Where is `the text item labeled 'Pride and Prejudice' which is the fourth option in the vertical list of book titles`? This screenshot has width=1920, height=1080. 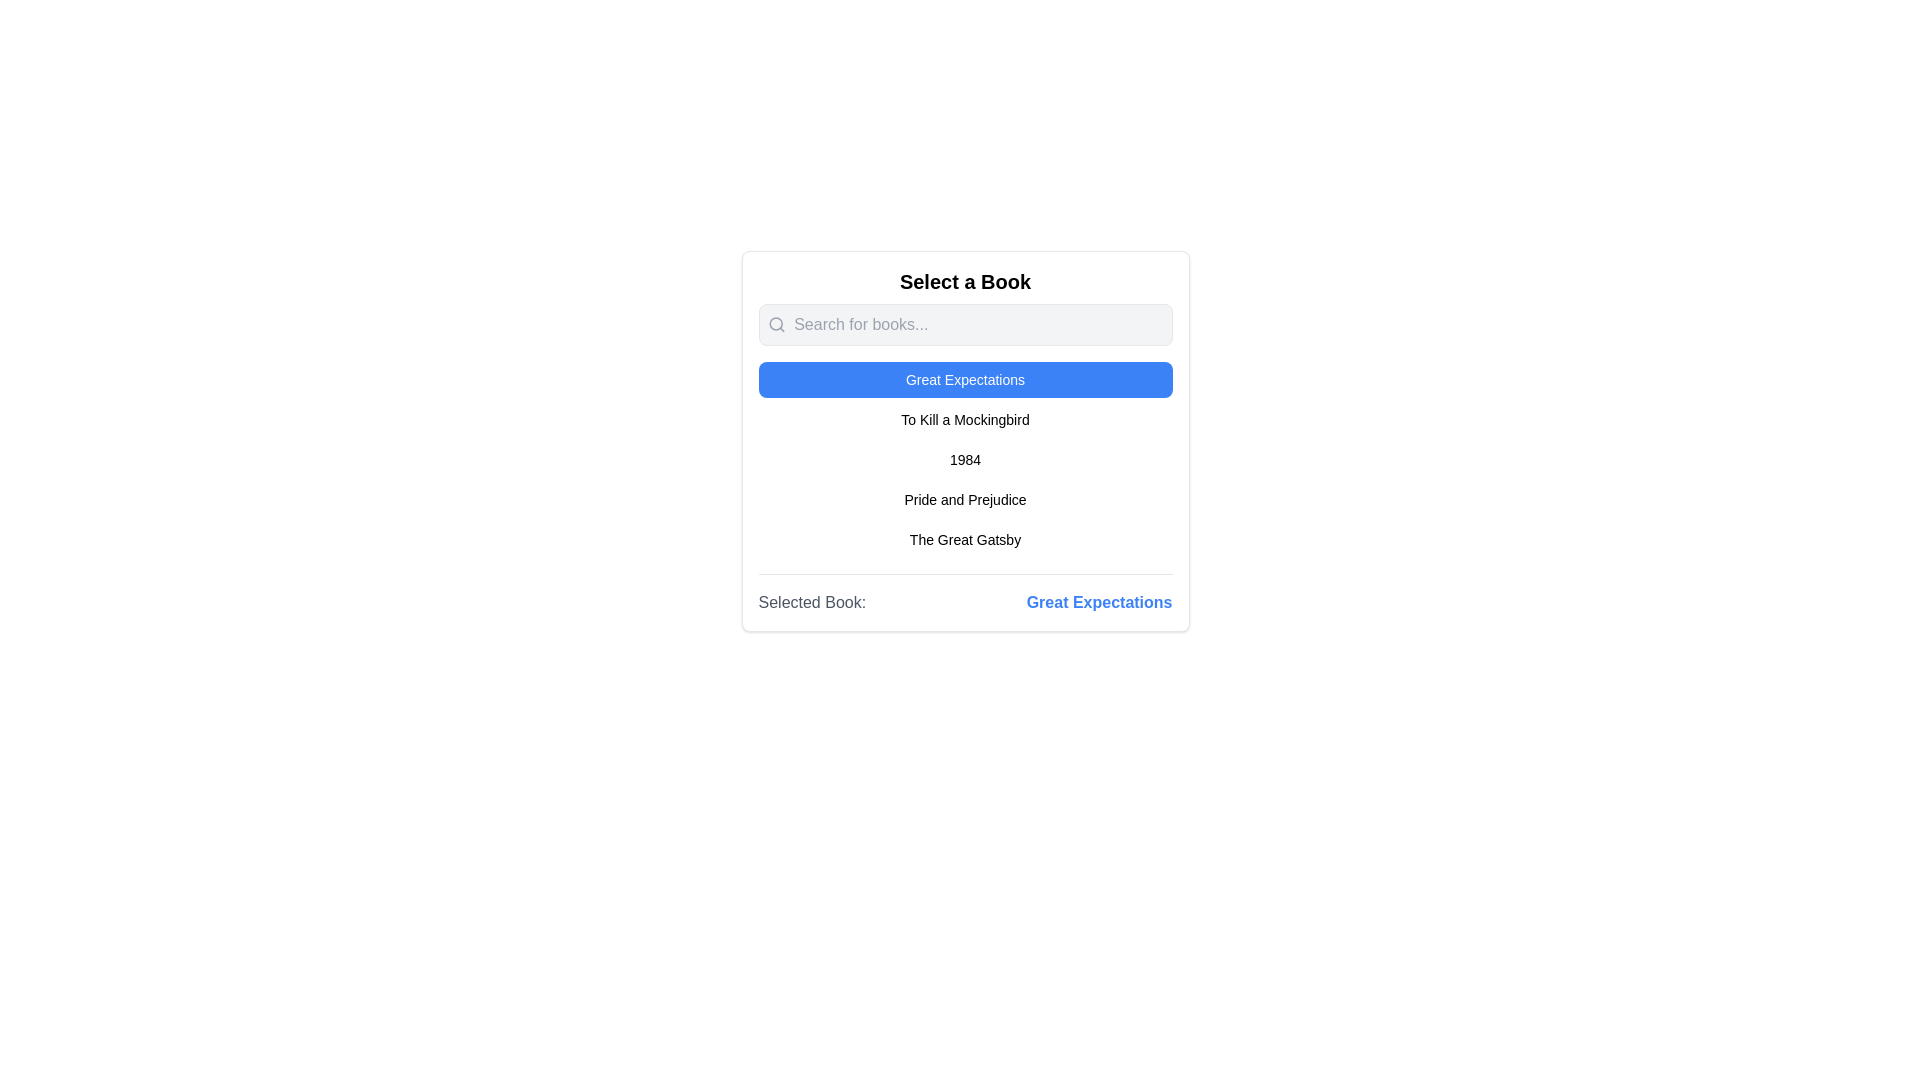
the text item labeled 'Pride and Prejudice' which is the fourth option in the vertical list of book titles is located at coordinates (965, 499).